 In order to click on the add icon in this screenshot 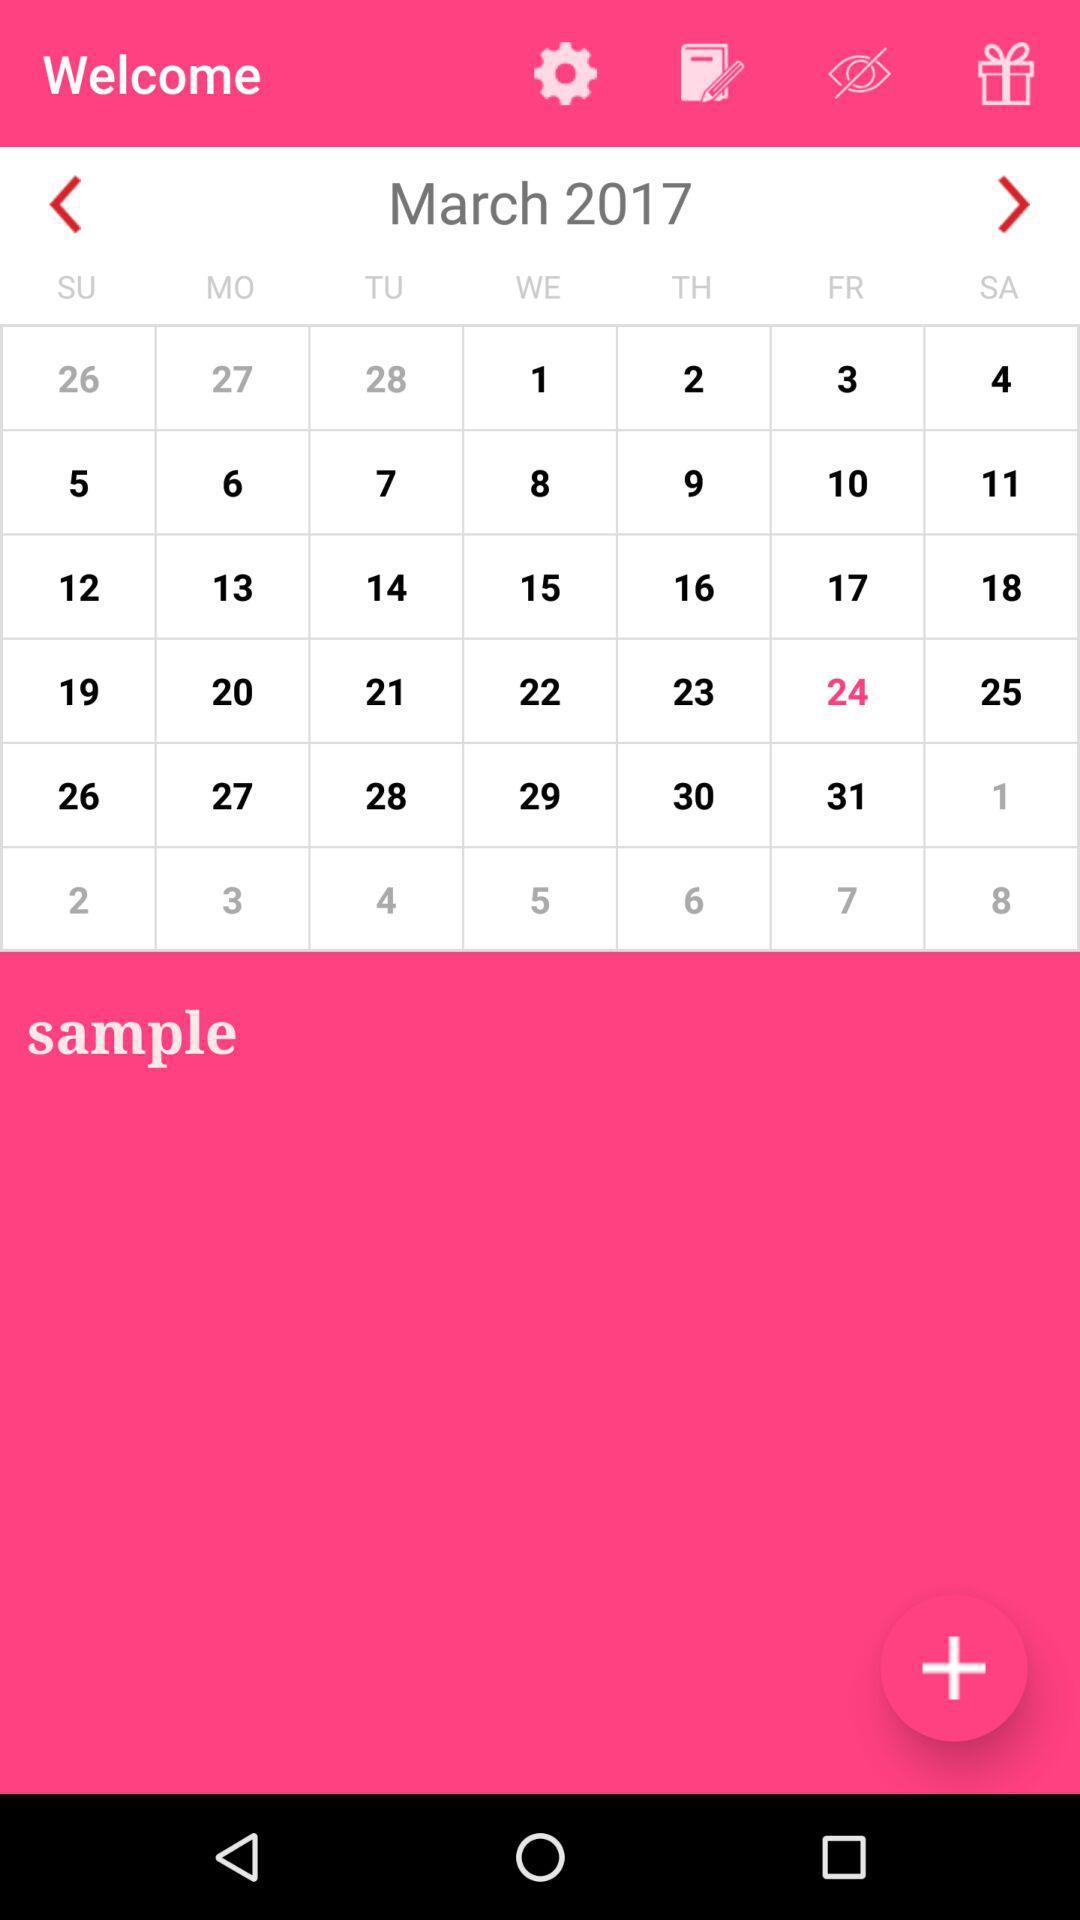, I will do `click(952, 1667)`.